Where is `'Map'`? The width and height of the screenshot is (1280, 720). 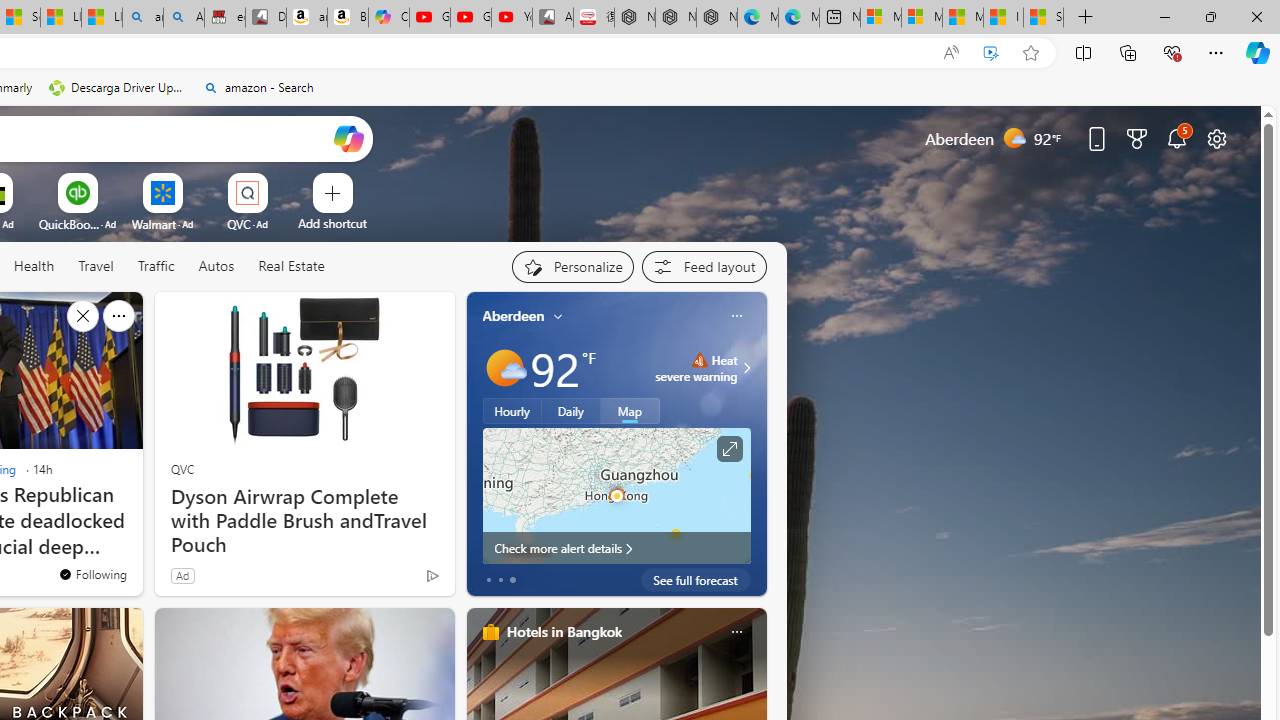 'Map' is located at coordinates (629, 410).